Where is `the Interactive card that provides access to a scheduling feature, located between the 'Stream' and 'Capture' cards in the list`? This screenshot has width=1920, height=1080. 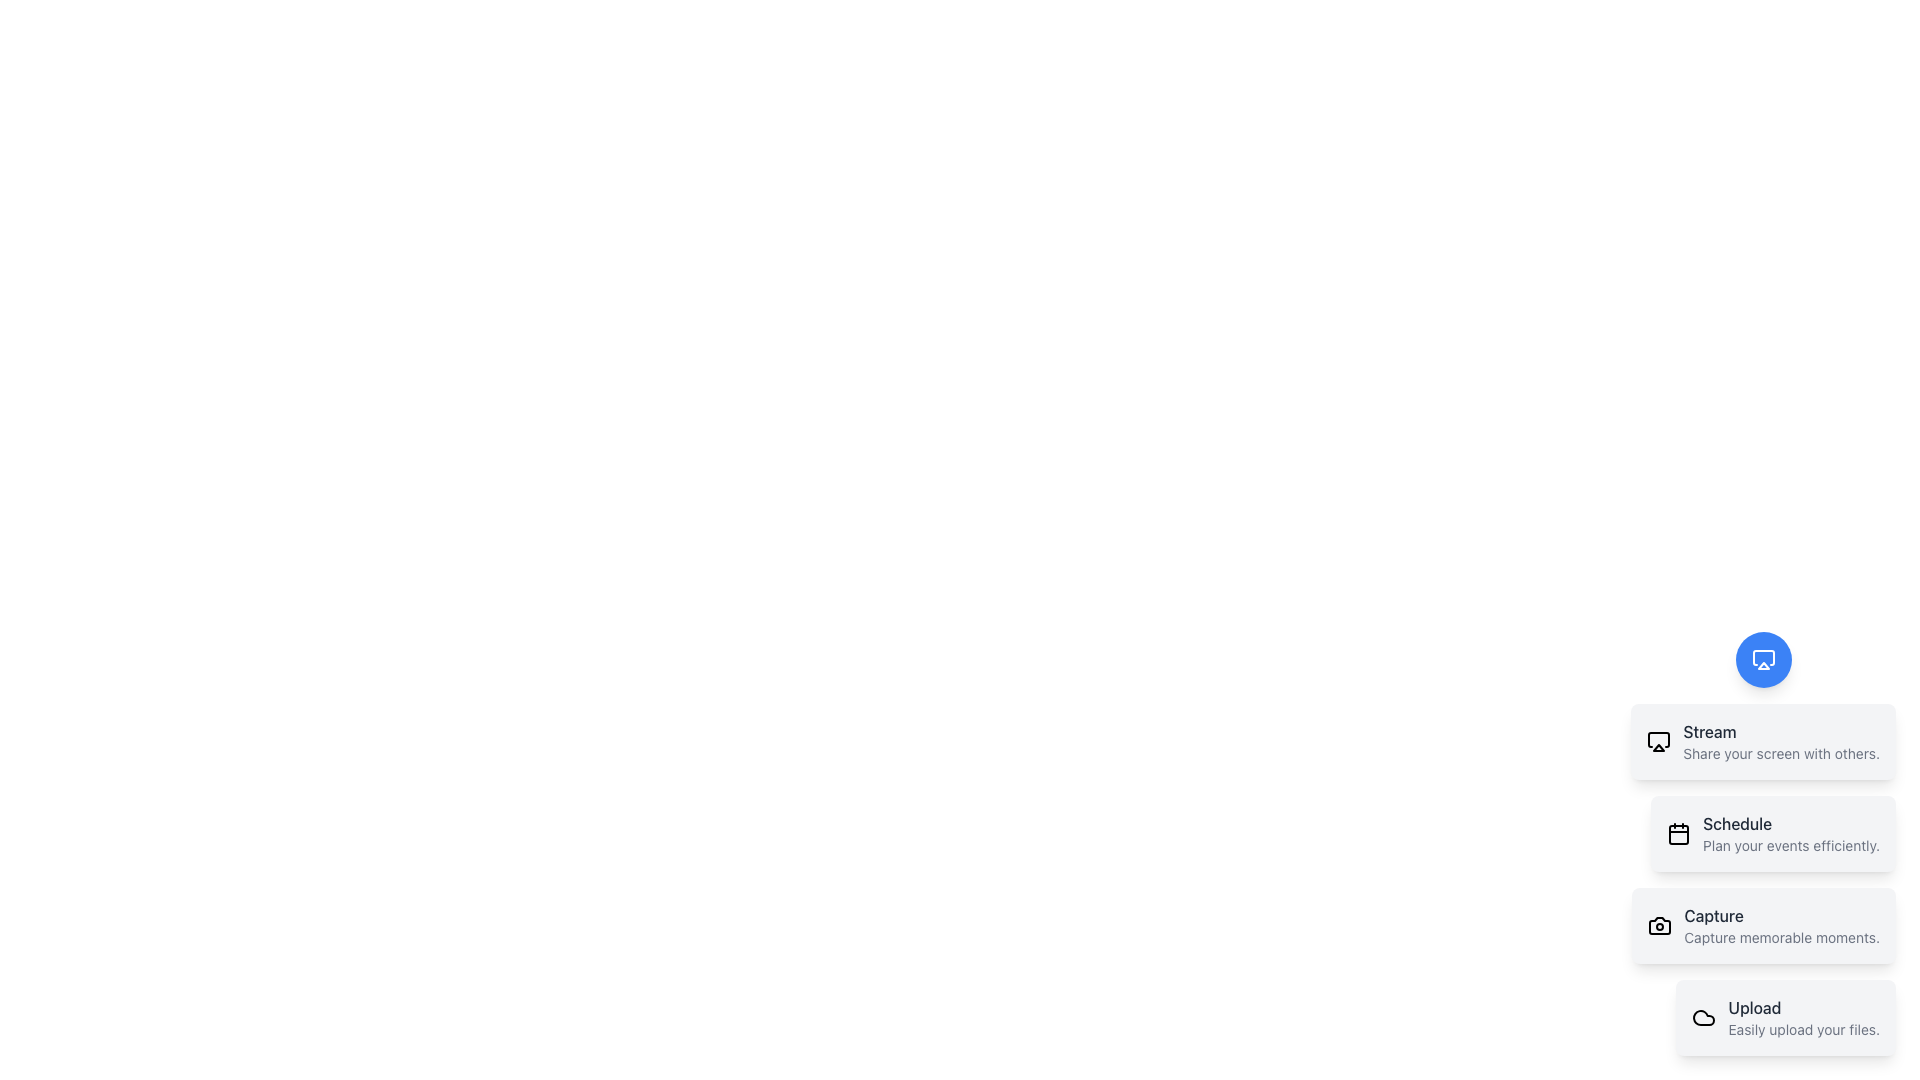
the Interactive card that provides access to a scheduling feature, located between the 'Stream' and 'Capture' cards in the list is located at coordinates (1773, 833).